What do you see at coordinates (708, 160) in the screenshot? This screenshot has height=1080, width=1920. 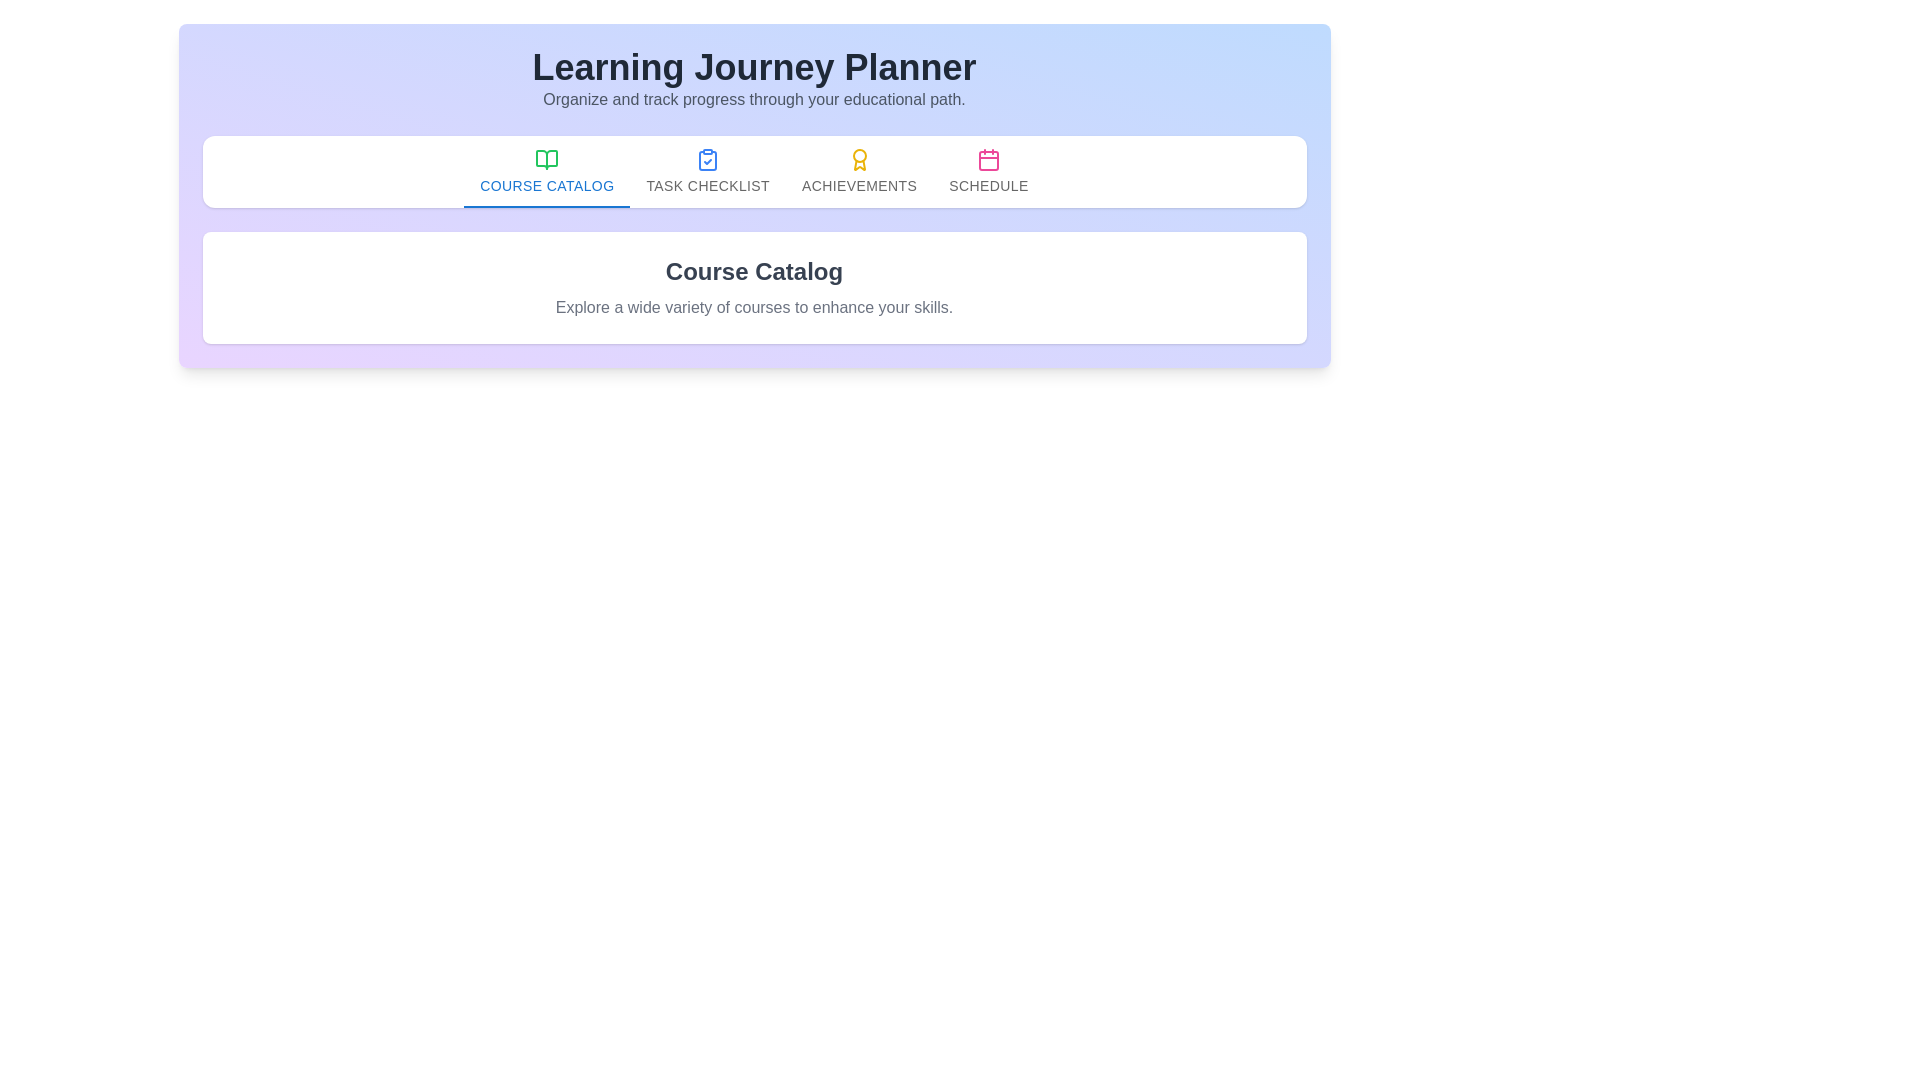 I see `the clipboard icon representing the 'Task Checklist' tab in the navigation area` at bounding box center [708, 160].